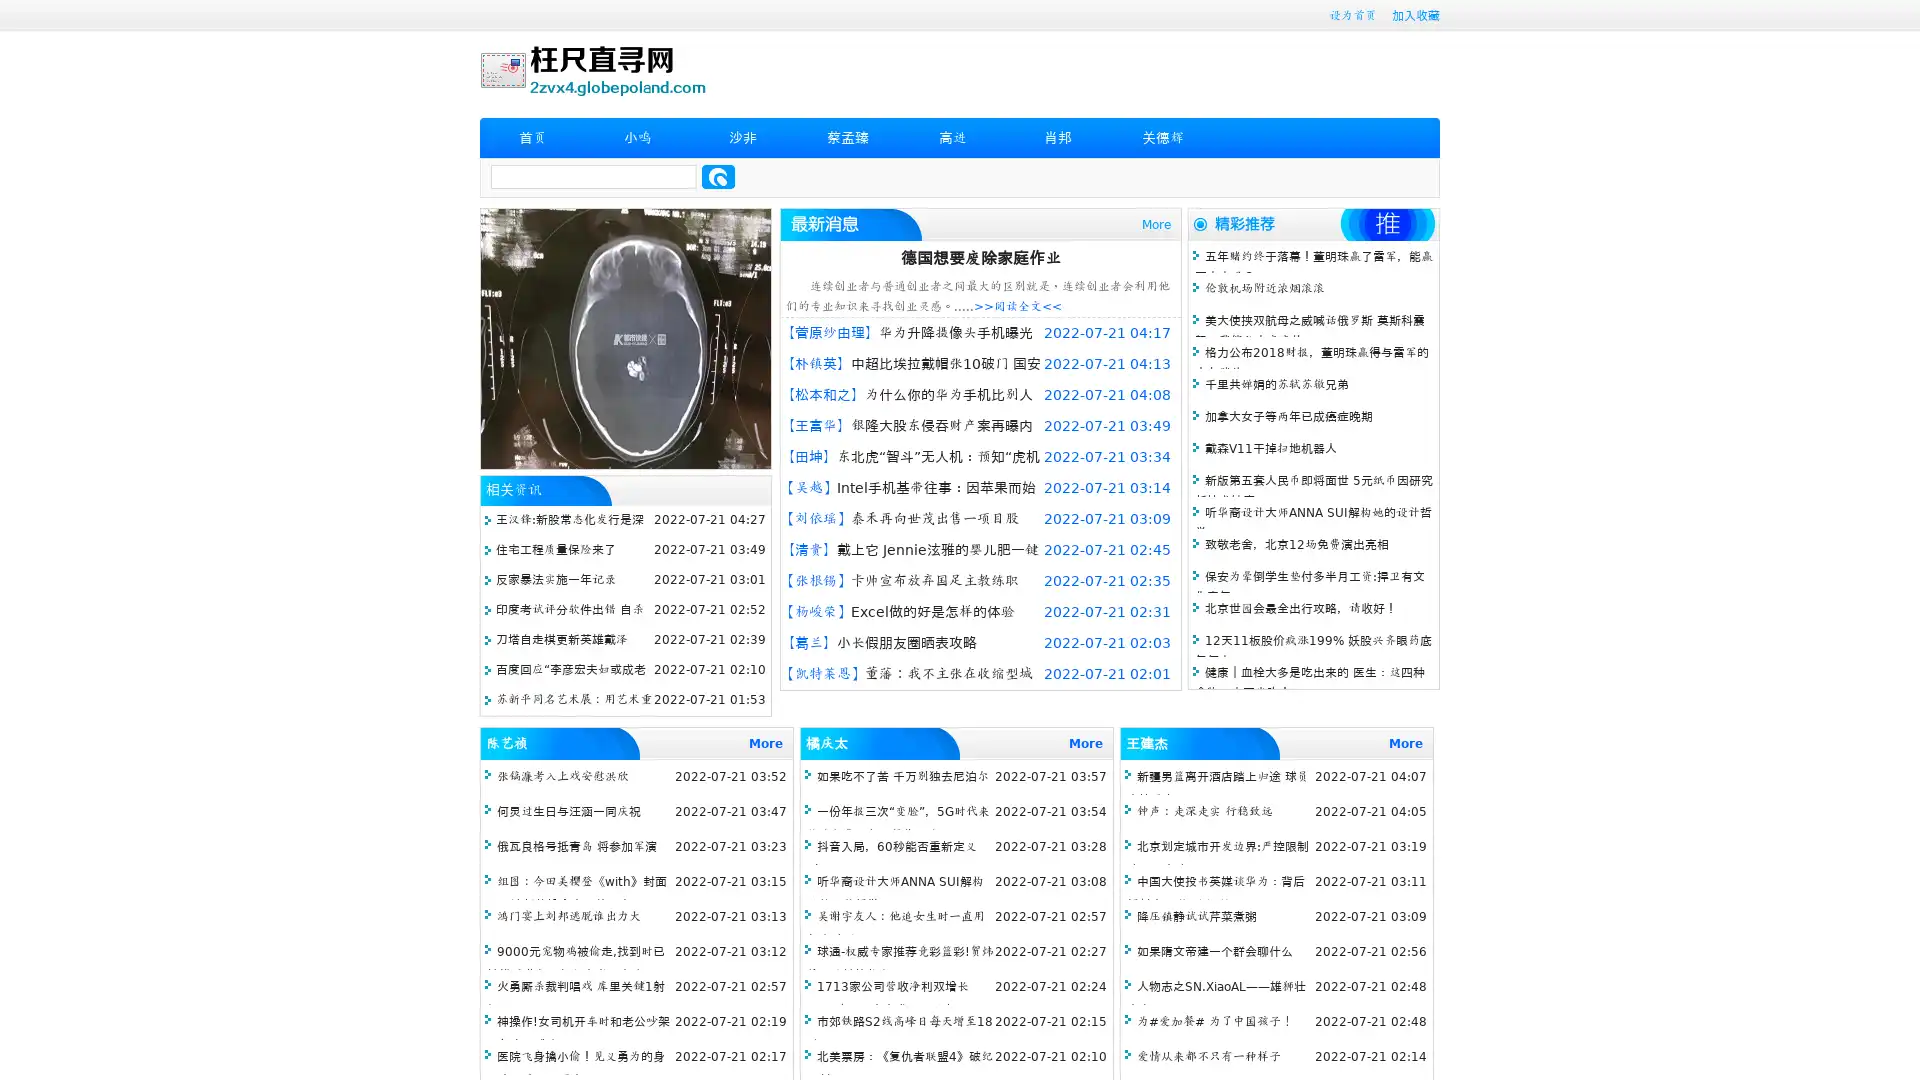 This screenshot has height=1080, width=1920. I want to click on Search, so click(718, 176).